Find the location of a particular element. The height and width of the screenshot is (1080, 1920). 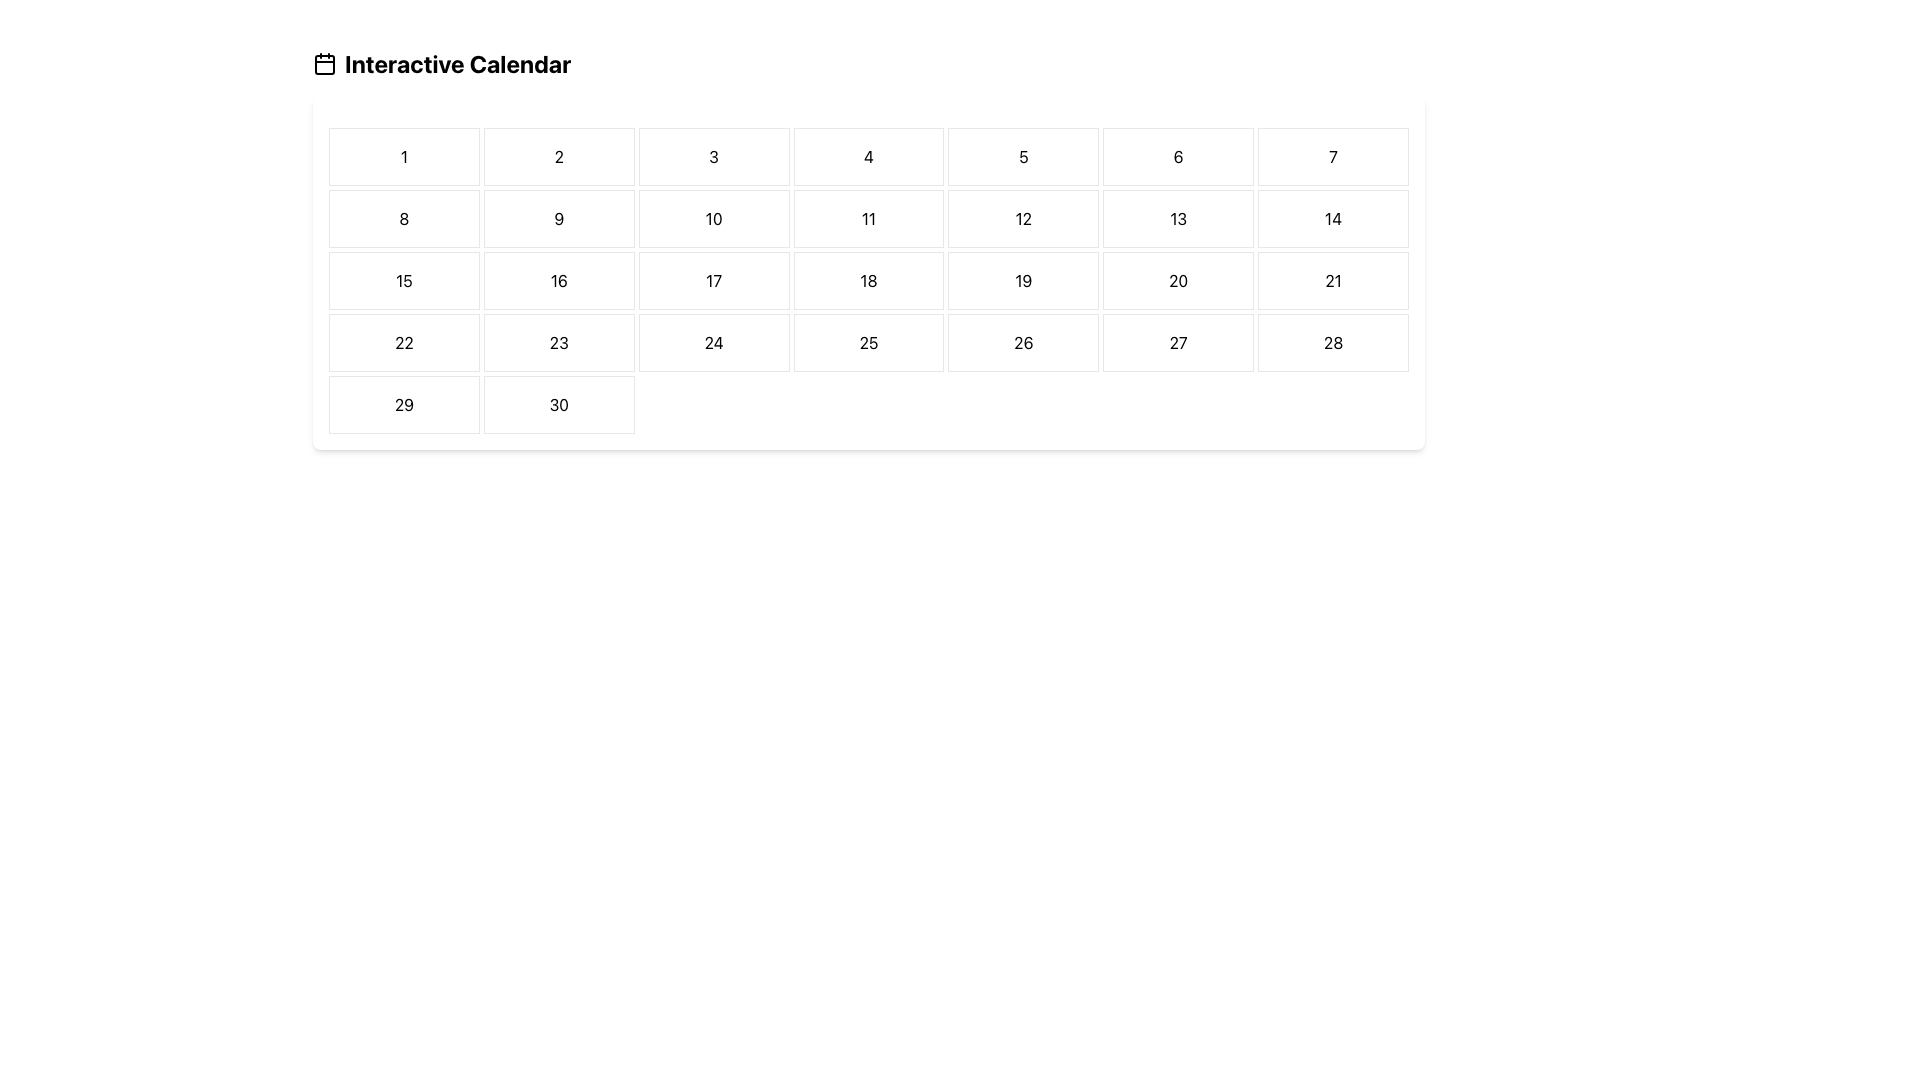

the static cell displaying the text '23' in the fourth row and second column of the calendar grid is located at coordinates (559, 342).